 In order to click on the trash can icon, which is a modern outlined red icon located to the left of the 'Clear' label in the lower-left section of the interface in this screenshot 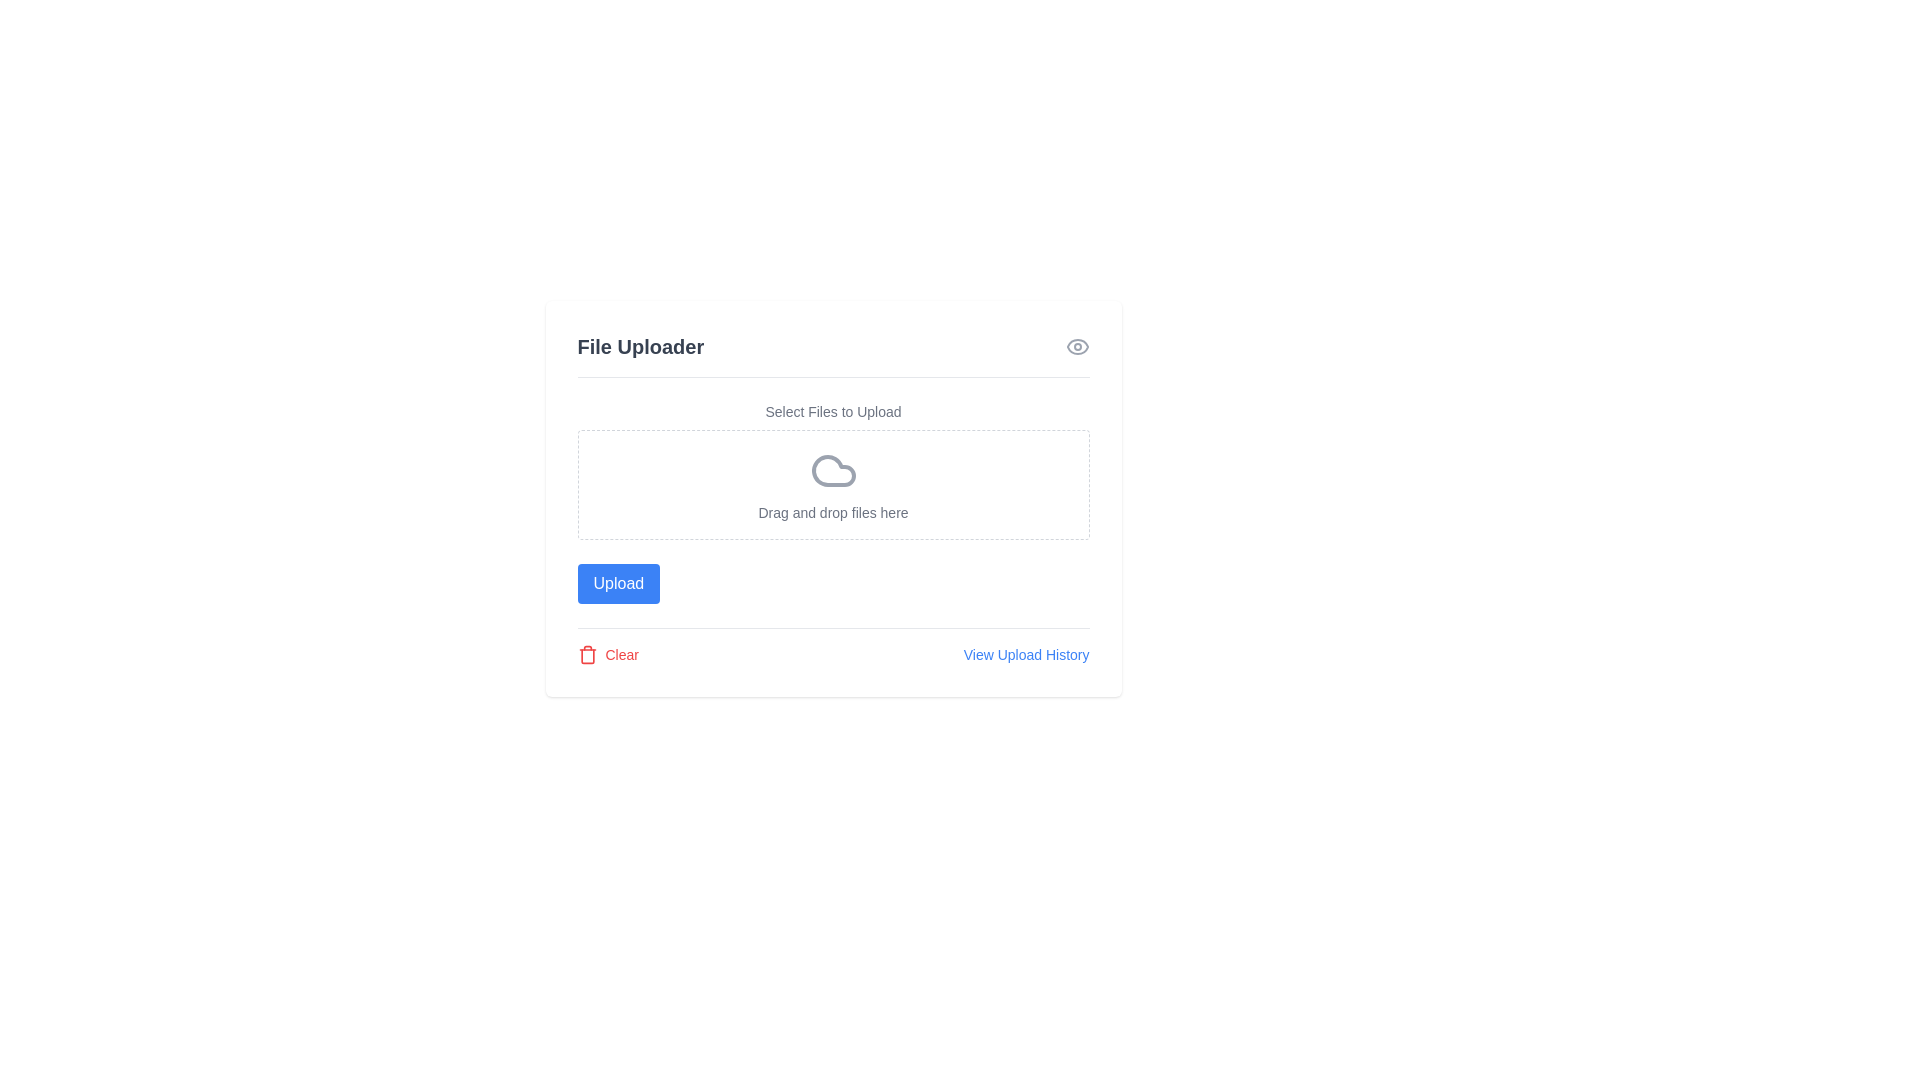, I will do `click(586, 655)`.